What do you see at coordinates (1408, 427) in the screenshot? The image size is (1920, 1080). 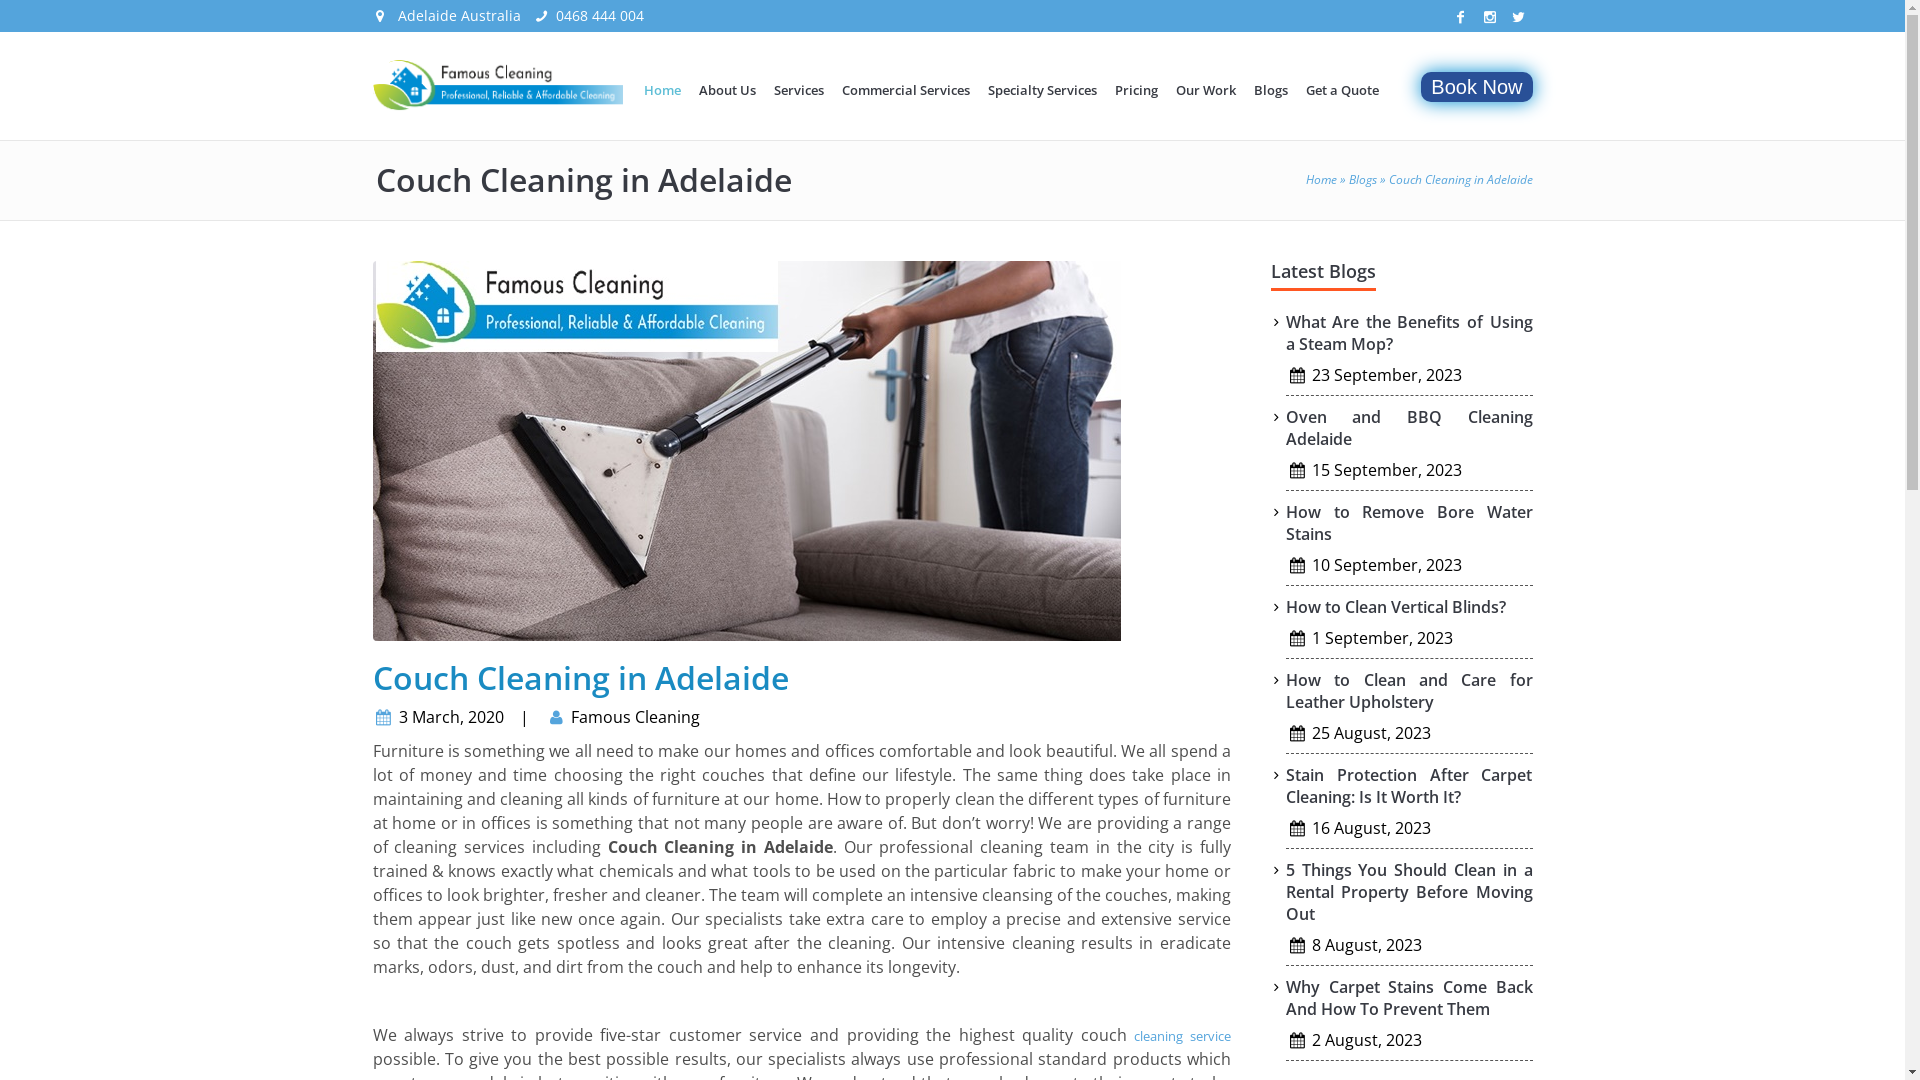 I see `'Oven and BBQ Cleaning Adelaide'` at bounding box center [1408, 427].